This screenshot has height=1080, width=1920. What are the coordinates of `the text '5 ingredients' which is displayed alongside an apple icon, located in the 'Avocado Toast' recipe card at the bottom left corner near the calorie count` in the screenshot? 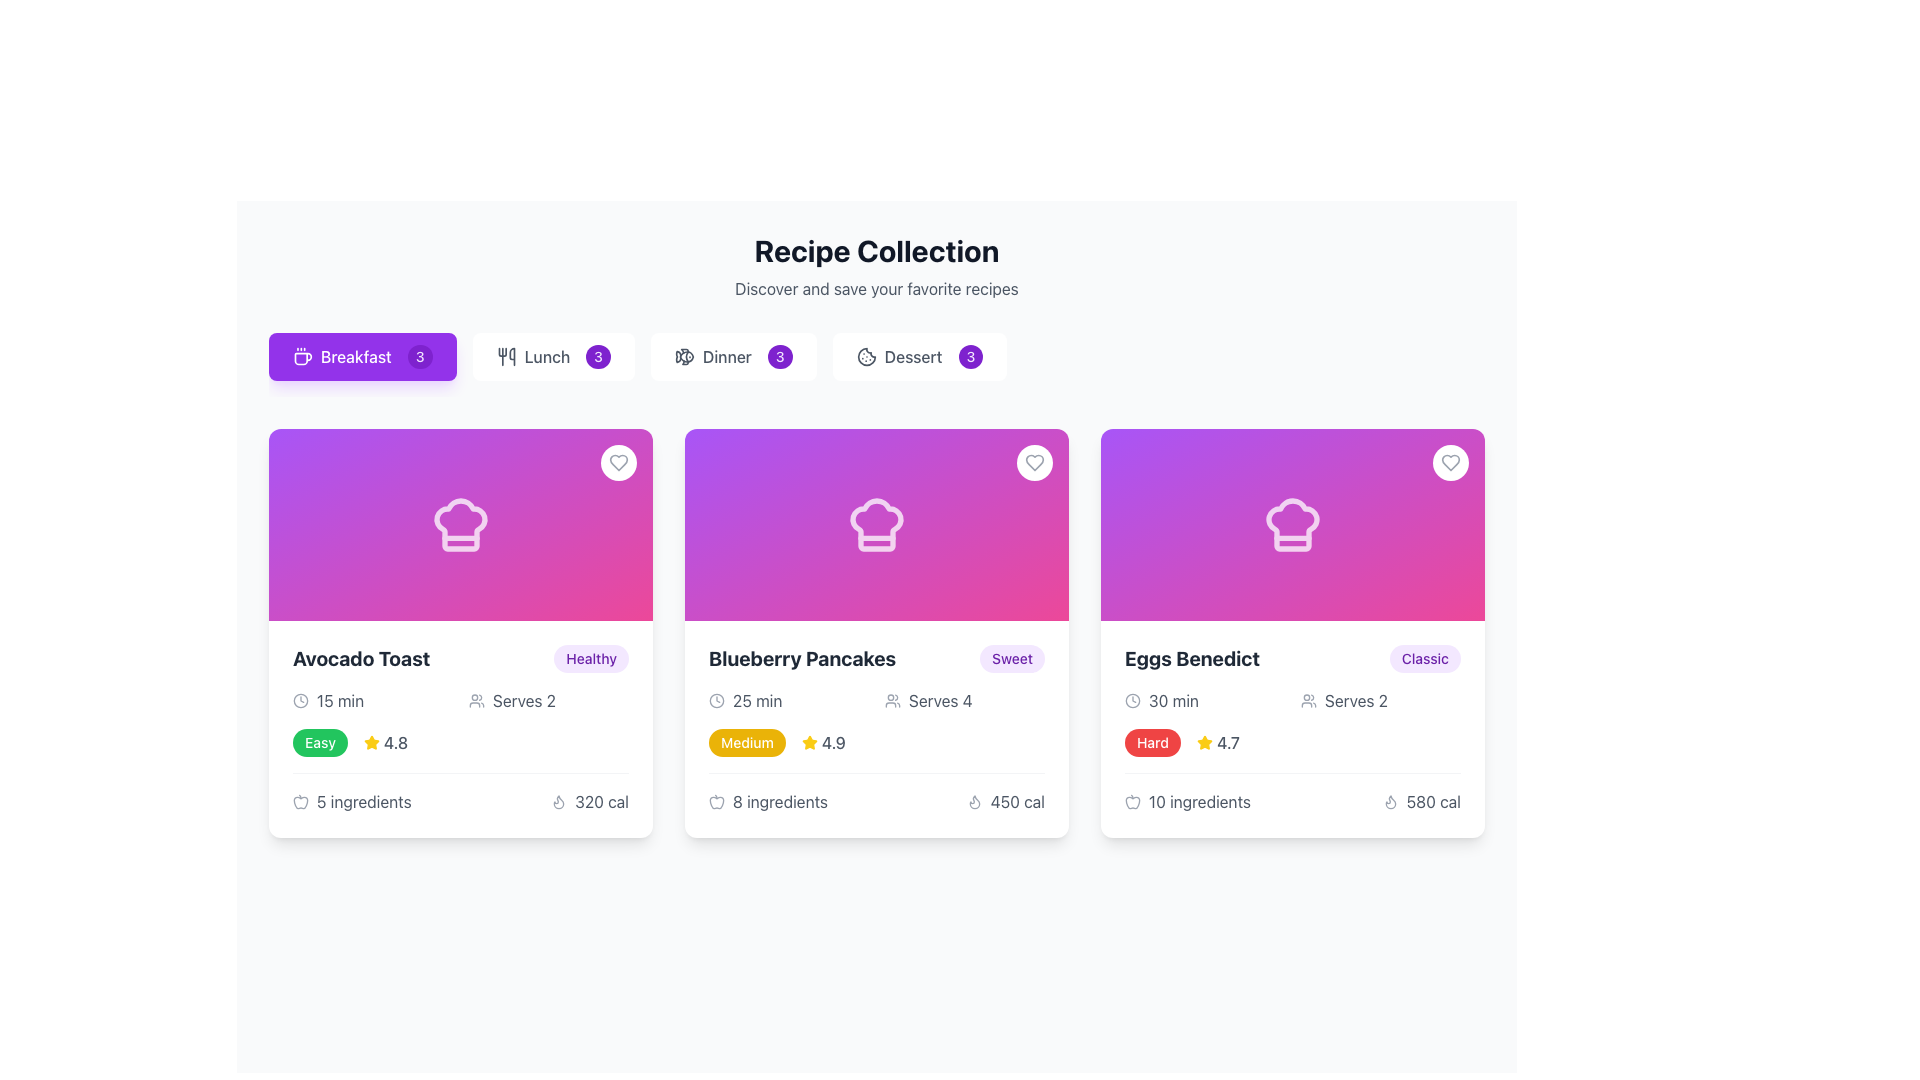 It's located at (352, 801).